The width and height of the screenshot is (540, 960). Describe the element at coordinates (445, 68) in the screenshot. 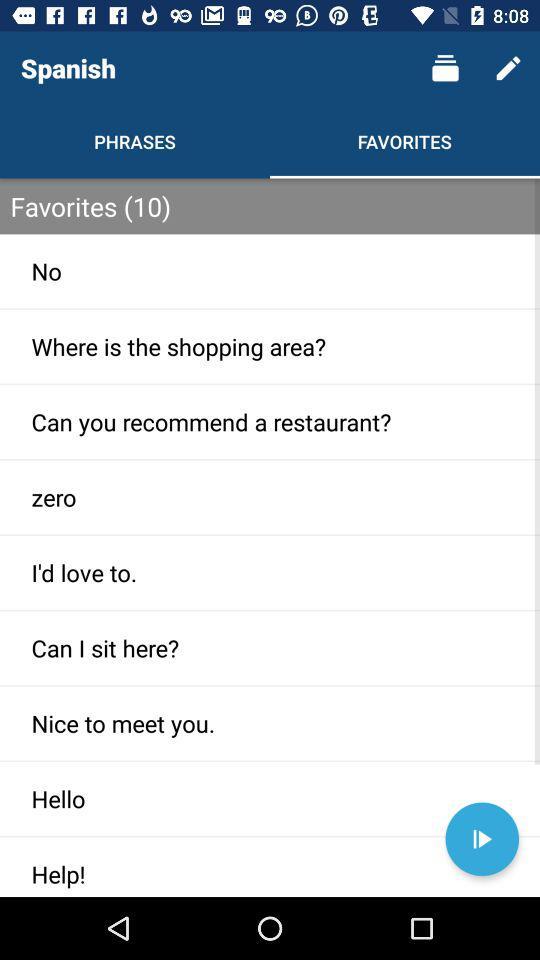

I see `item above favorites` at that location.